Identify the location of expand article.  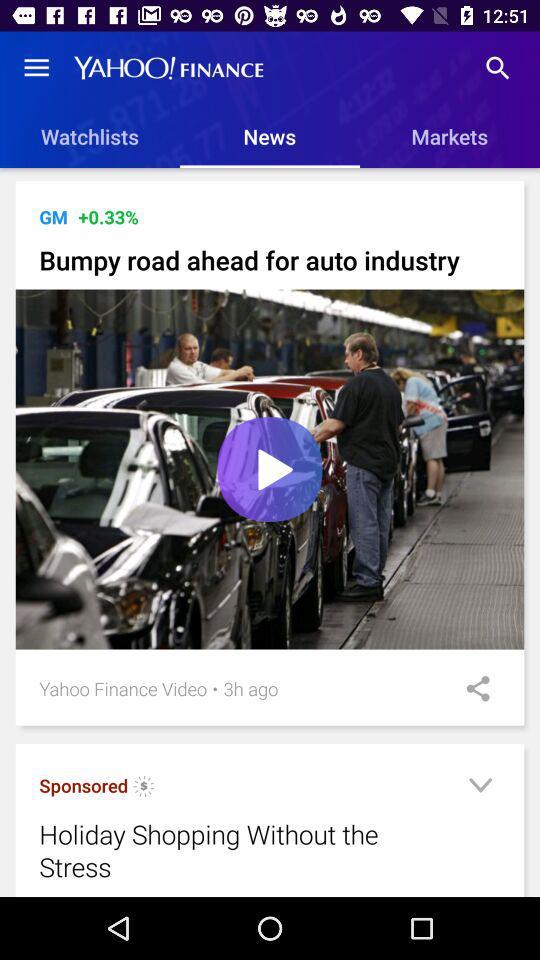
(479, 788).